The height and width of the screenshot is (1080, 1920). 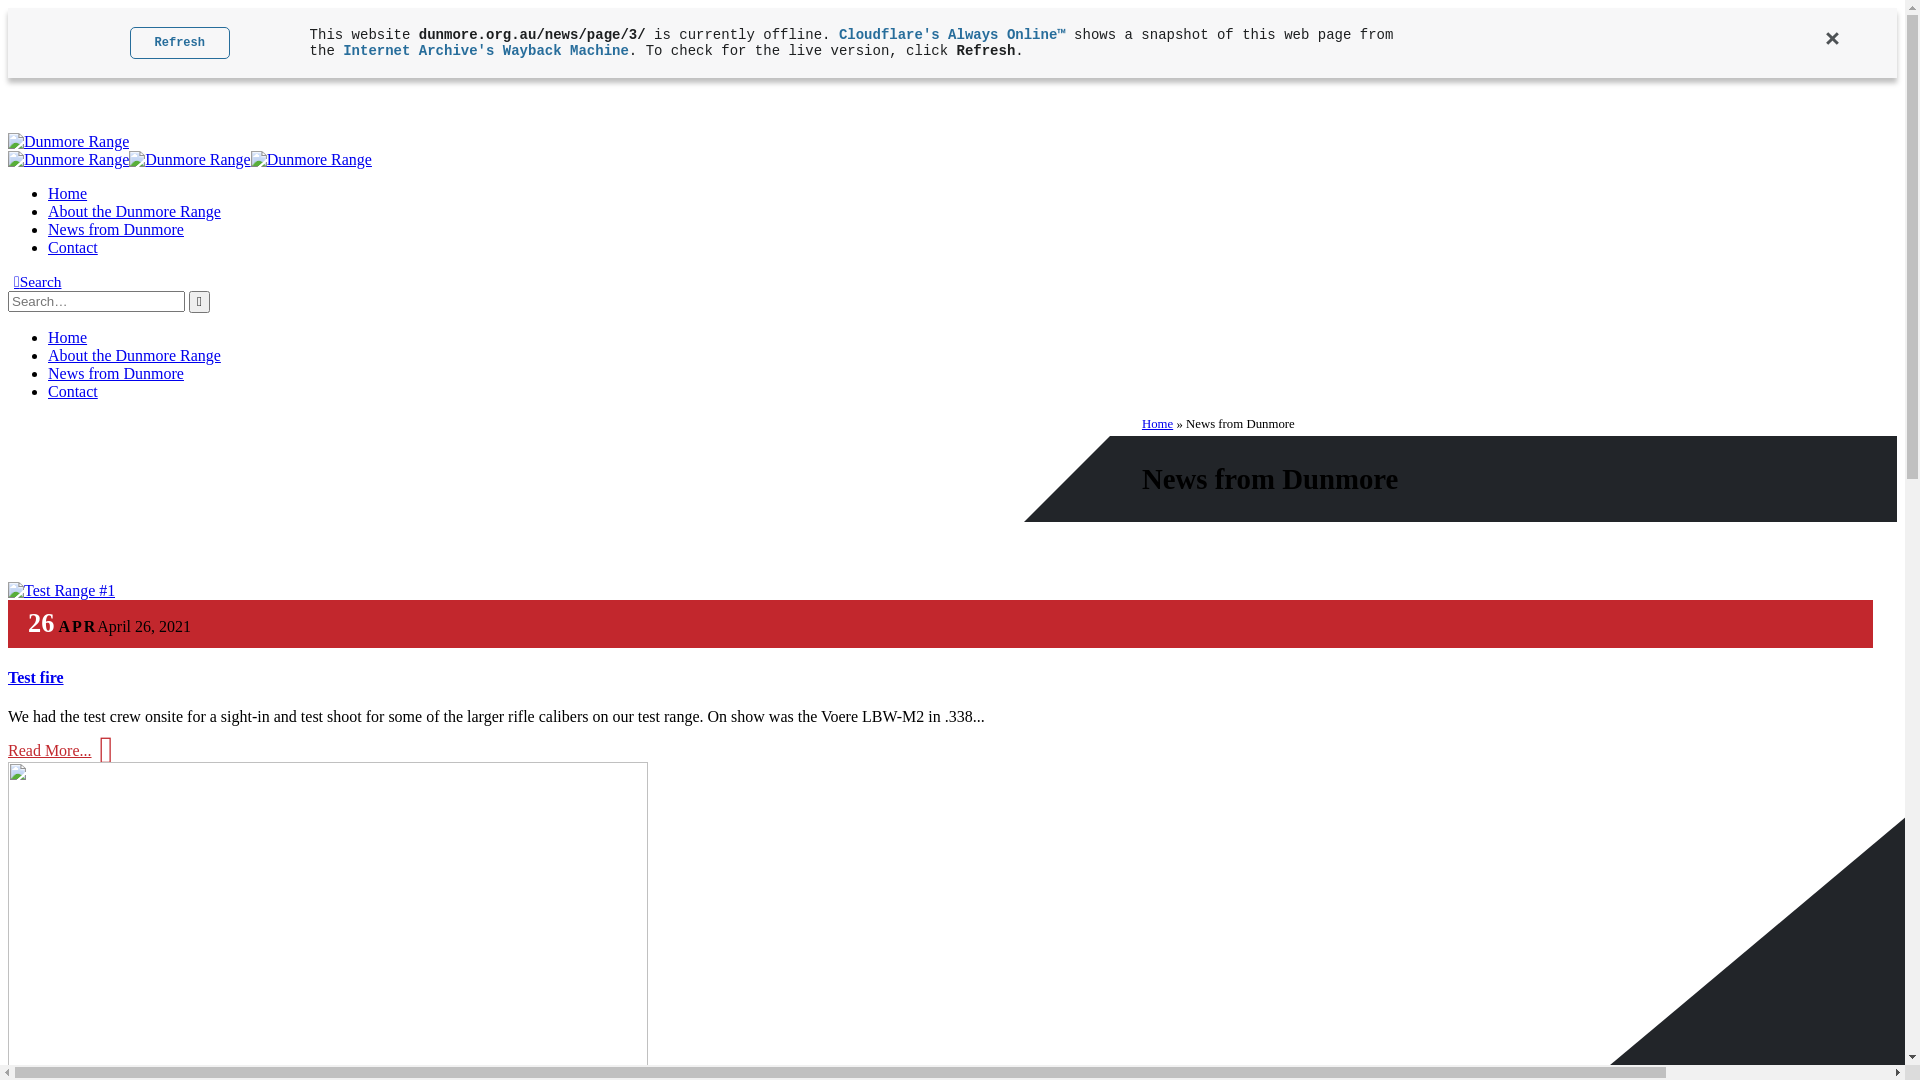 What do you see at coordinates (133, 354) in the screenshot?
I see `'About the Dunmore Range'` at bounding box center [133, 354].